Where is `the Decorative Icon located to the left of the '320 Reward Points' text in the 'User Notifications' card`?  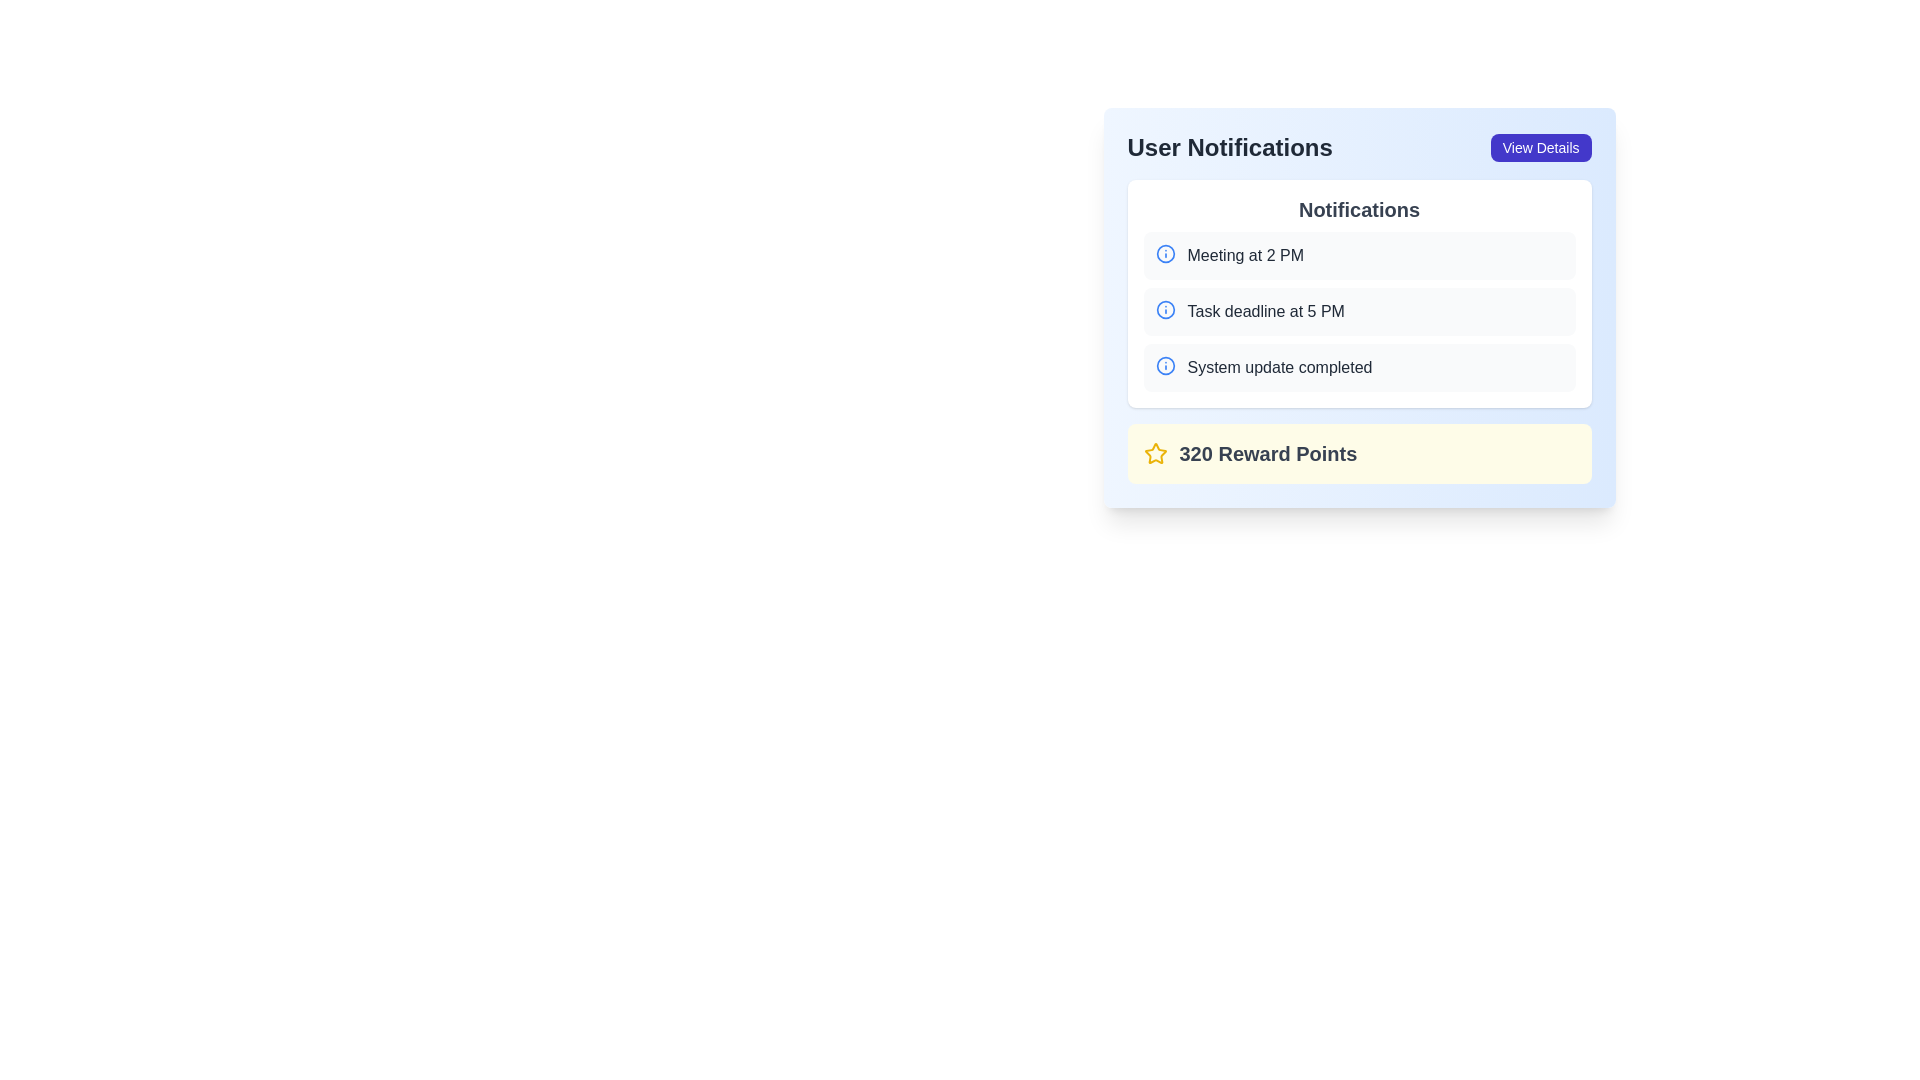
the Decorative Icon located to the left of the '320 Reward Points' text in the 'User Notifications' card is located at coordinates (1155, 453).